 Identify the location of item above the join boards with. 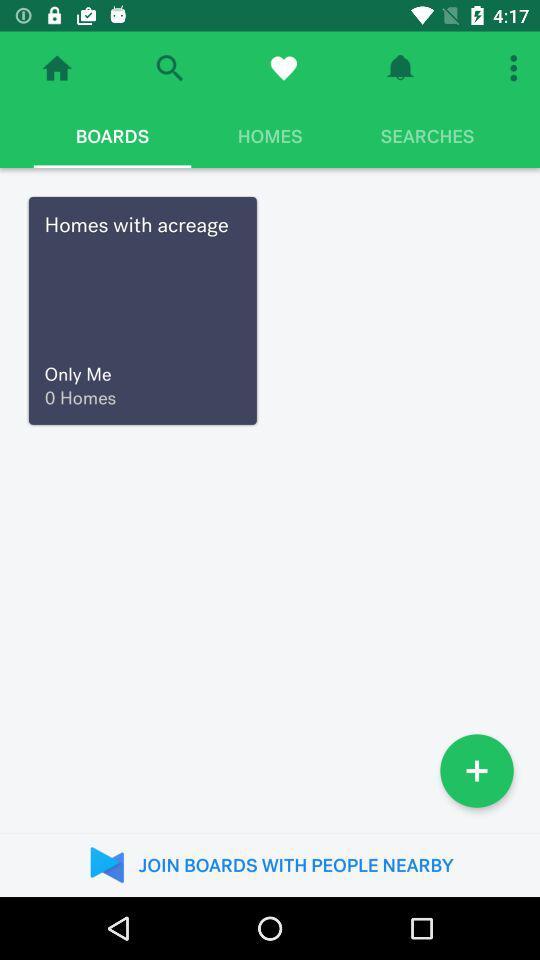
(475, 769).